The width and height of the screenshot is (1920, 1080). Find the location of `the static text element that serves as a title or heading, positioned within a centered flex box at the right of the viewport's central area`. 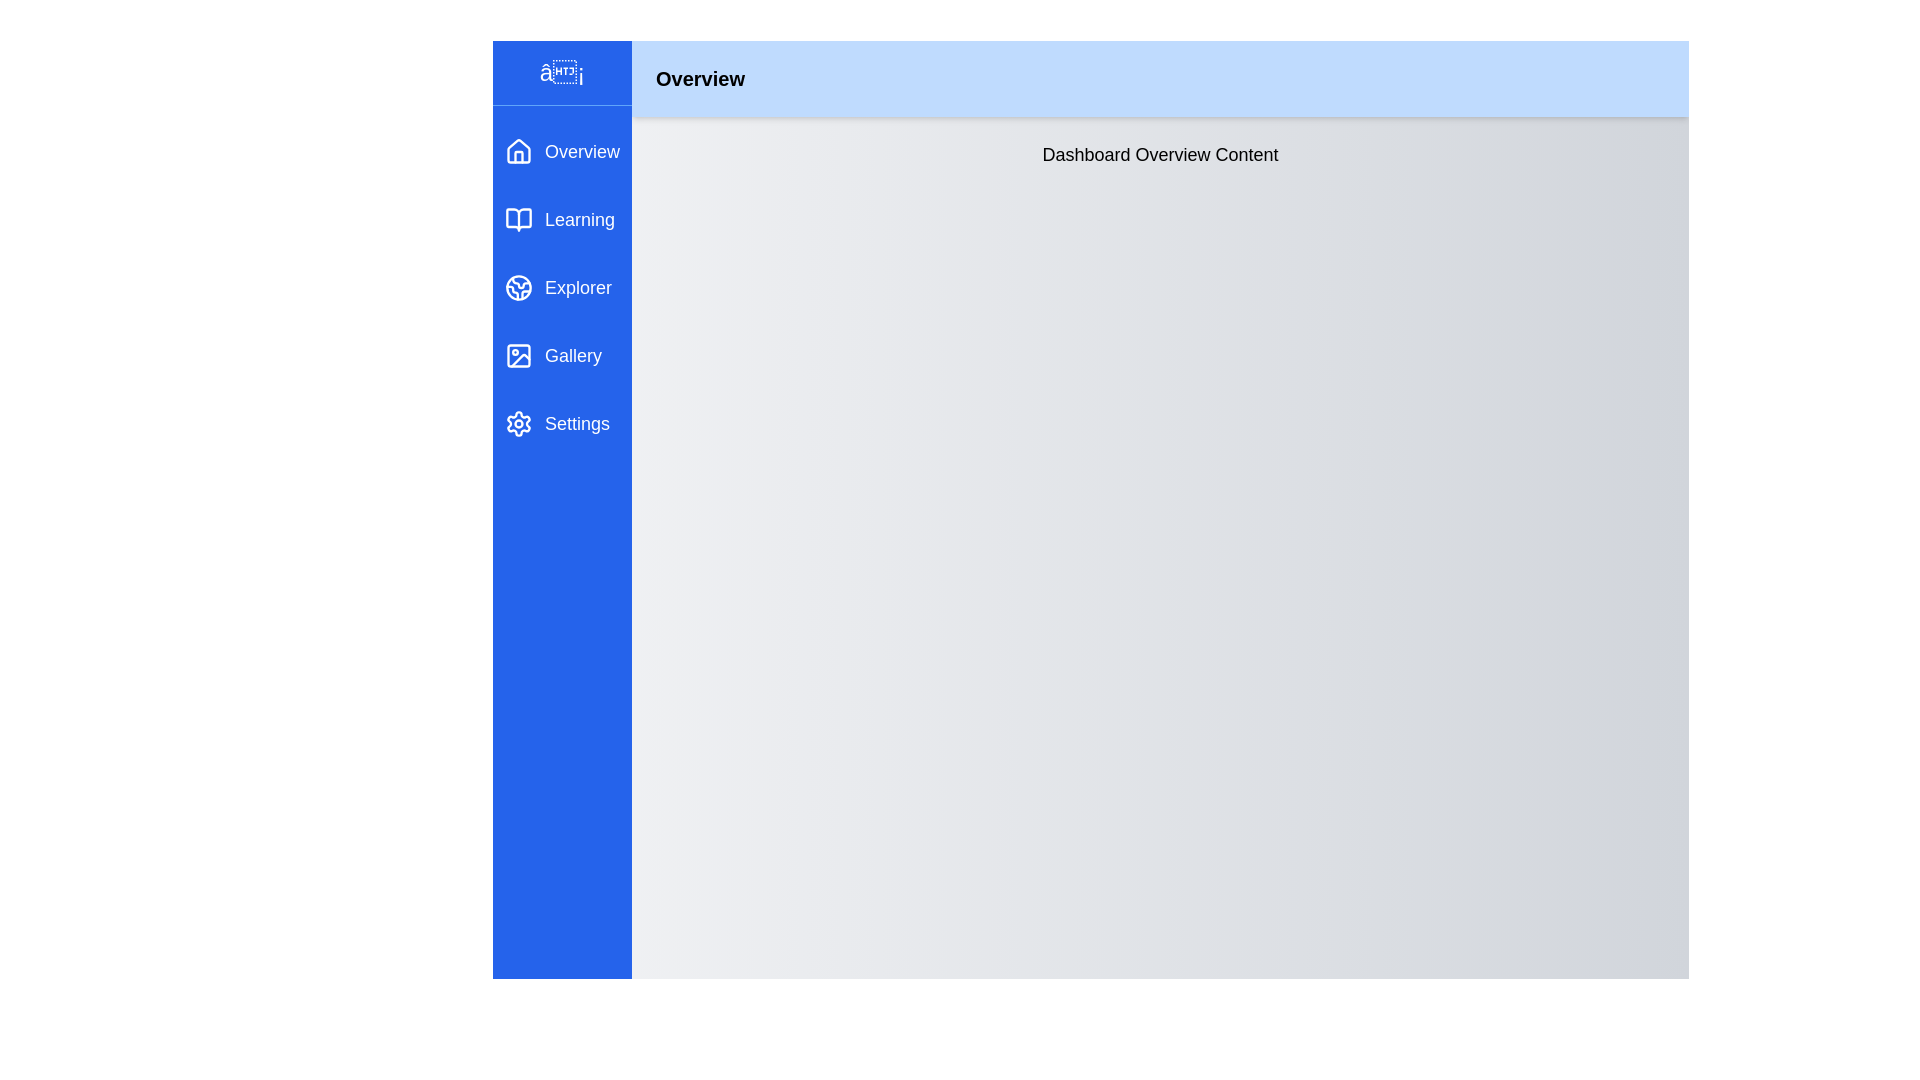

the static text element that serves as a title or heading, positioned within a centered flex box at the right of the viewport's central area is located at coordinates (1160, 153).